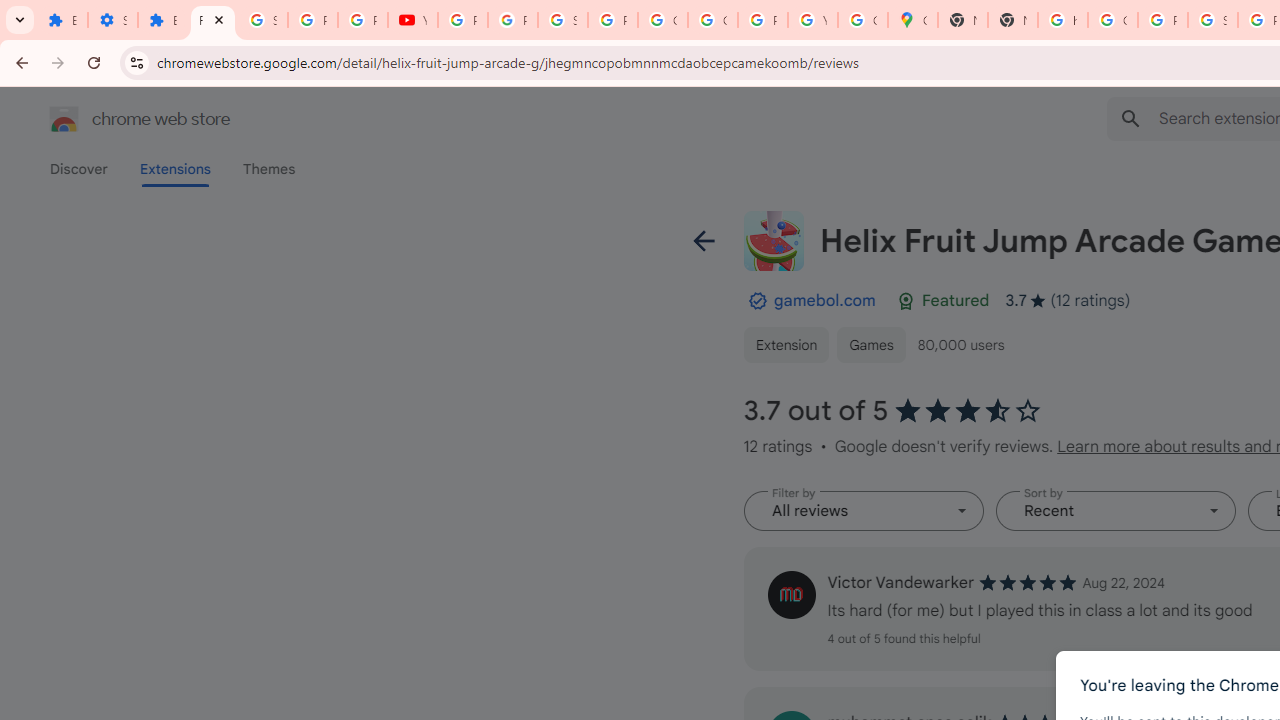 This screenshot has height=720, width=1280. Describe the element at coordinates (912, 20) in the screenshot. I see `'Google Maps'` at that location.